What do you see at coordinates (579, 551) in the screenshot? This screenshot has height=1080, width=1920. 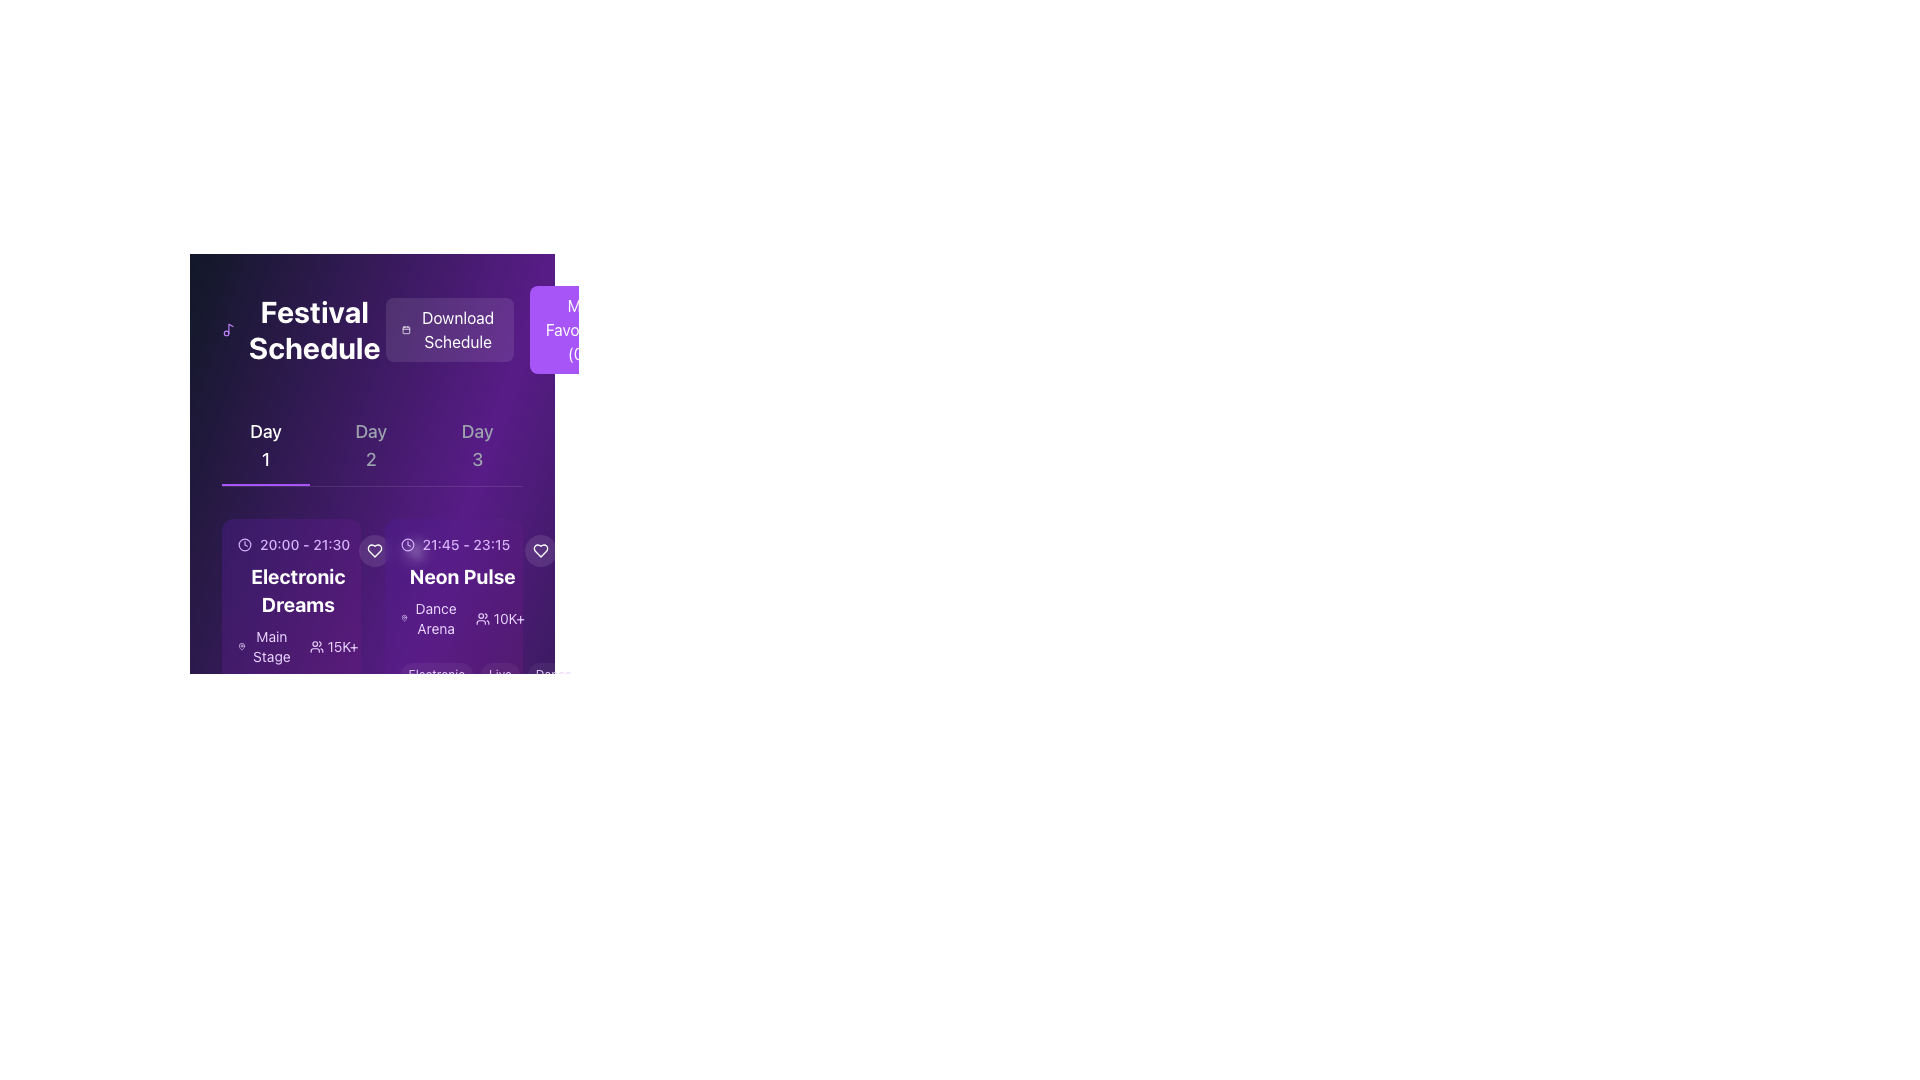 I see `the circular share button located to the right of the 'Neon Pulse' event listing` at bounding box center [579, 551].